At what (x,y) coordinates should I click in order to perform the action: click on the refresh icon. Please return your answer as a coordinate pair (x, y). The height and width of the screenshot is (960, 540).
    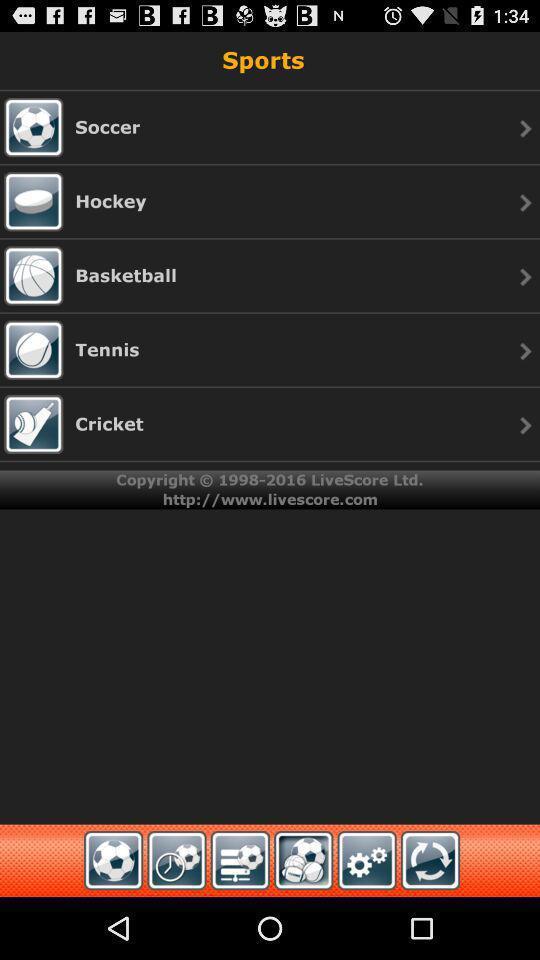
    Looking at the image, I should click on (429, 921).